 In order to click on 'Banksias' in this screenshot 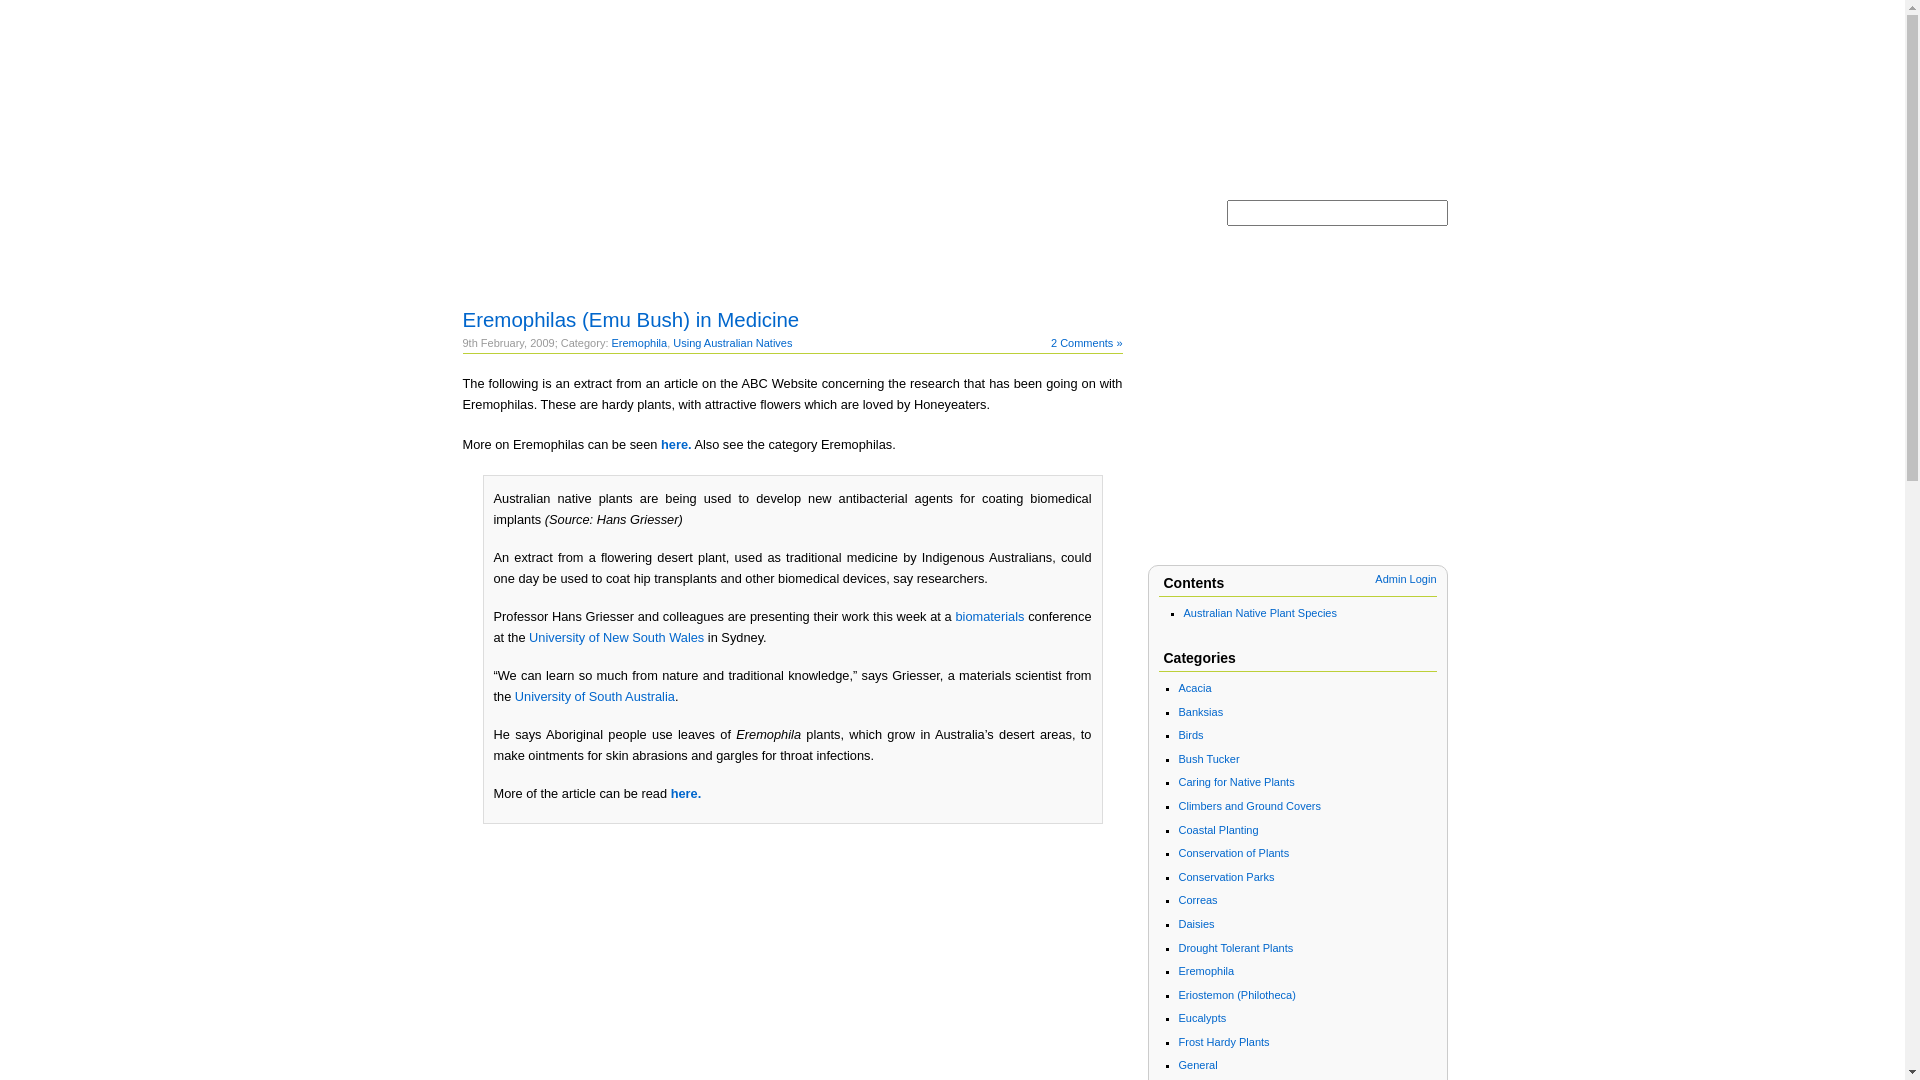, I will do `click(1177, 711)`.